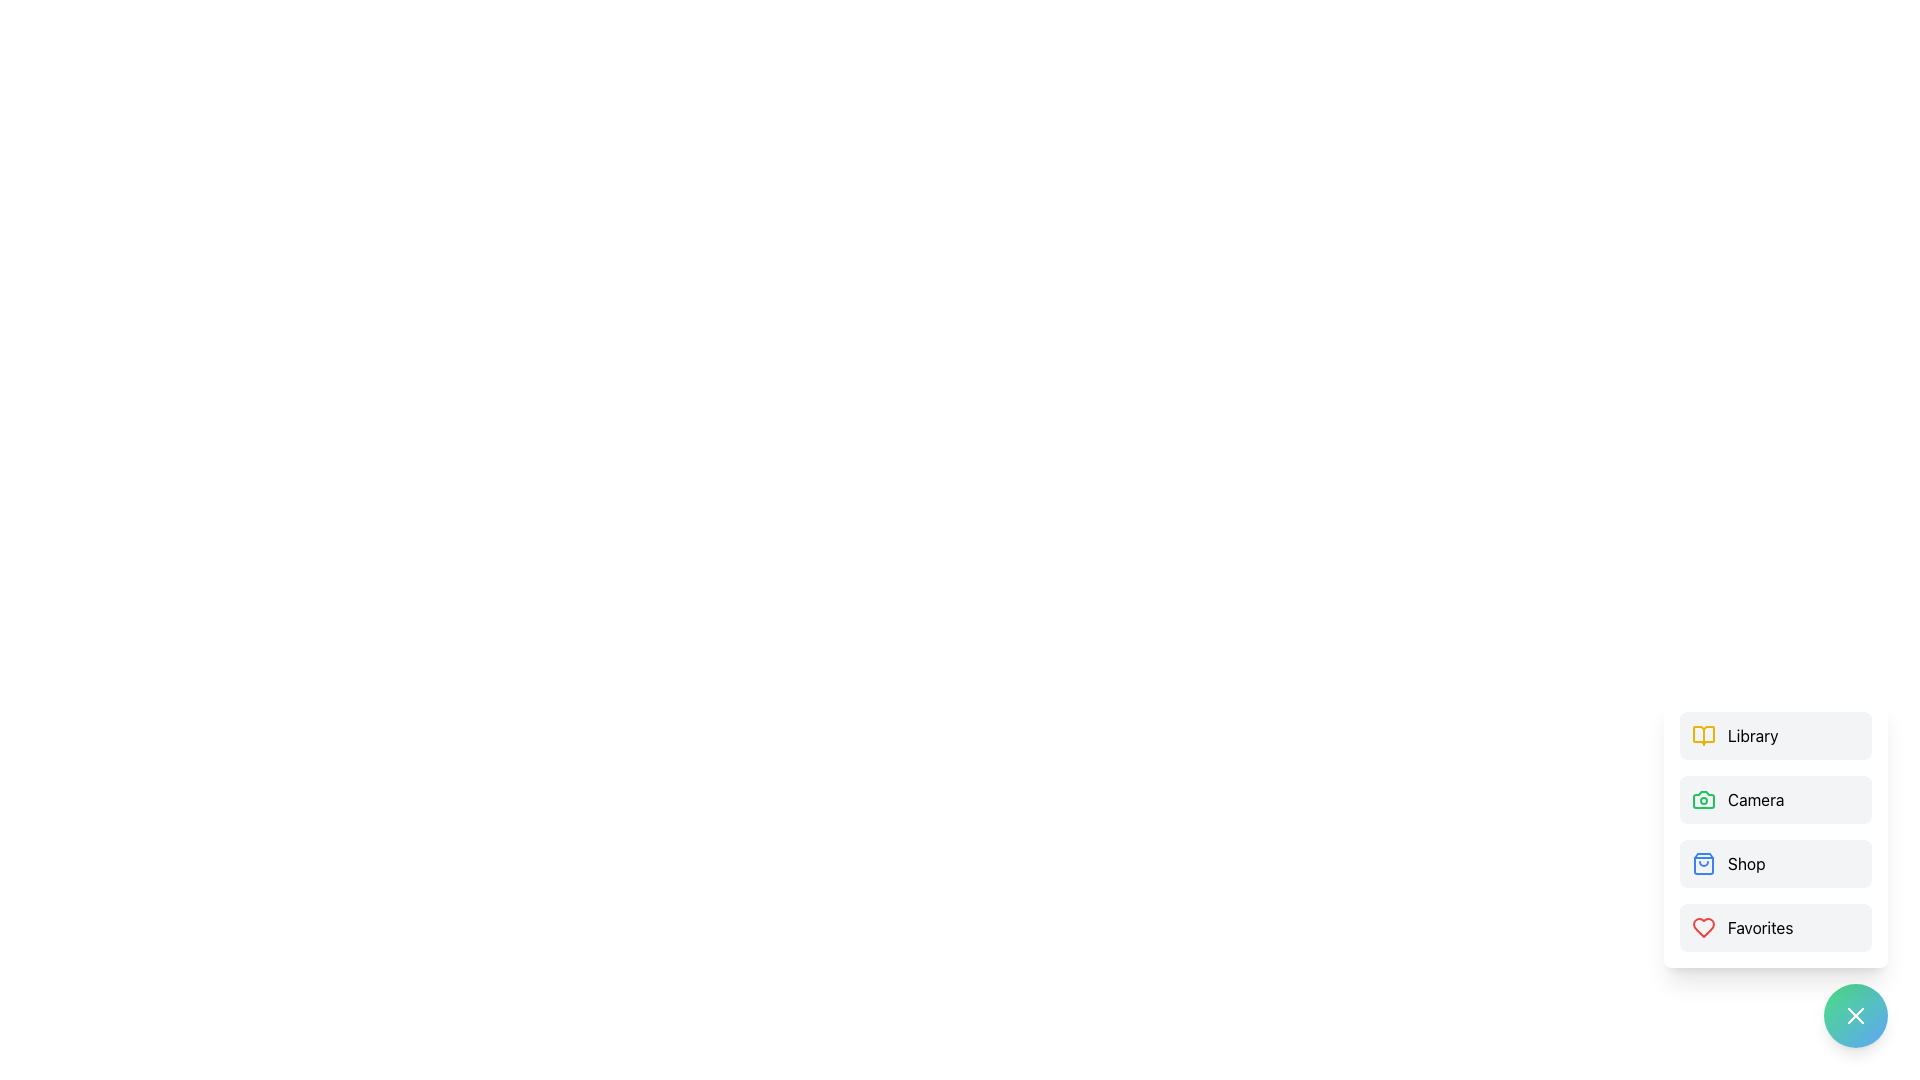  Describe the element at coordinates (1703, 863) in the screenshot. I see `the shopping bag icon located beside the 'Shop' menu item in the bottom-right section of the interface` at that location.